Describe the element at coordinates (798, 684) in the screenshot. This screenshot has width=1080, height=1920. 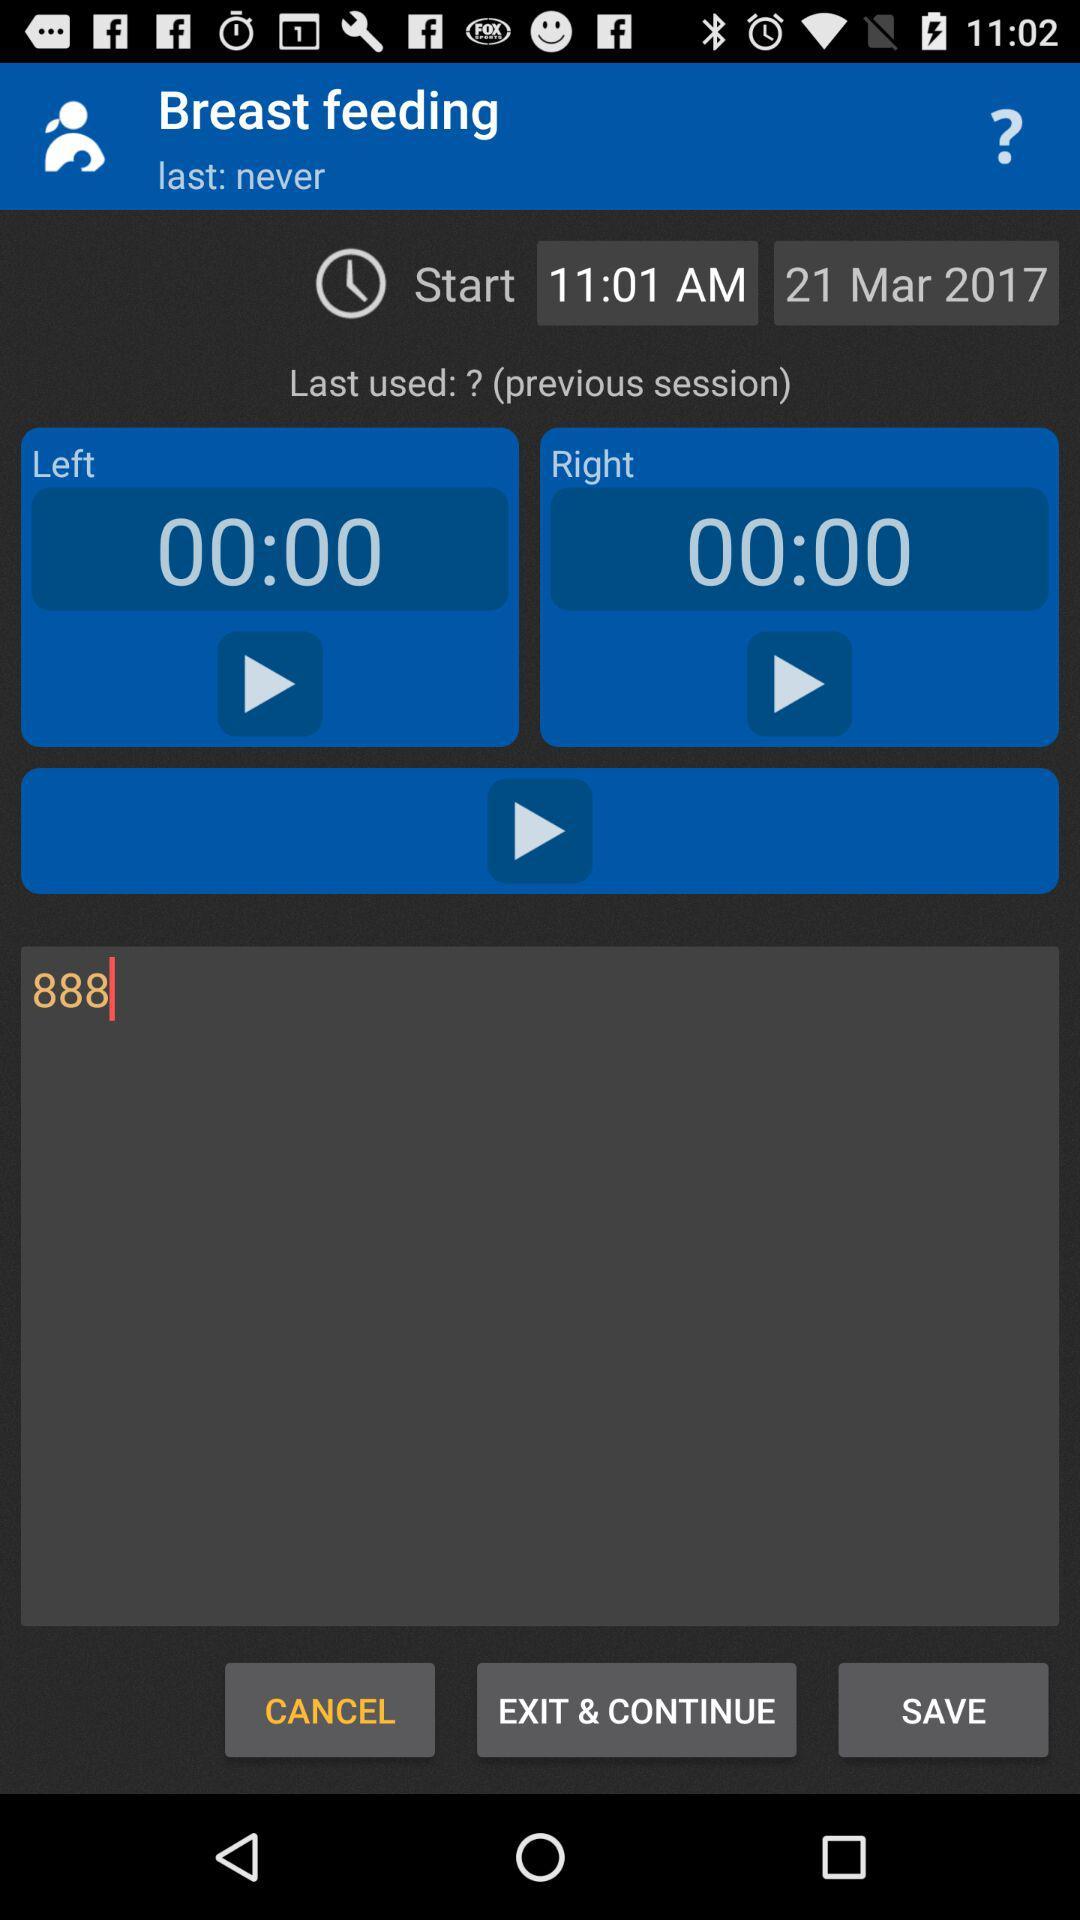
I see `pay right` at that location.